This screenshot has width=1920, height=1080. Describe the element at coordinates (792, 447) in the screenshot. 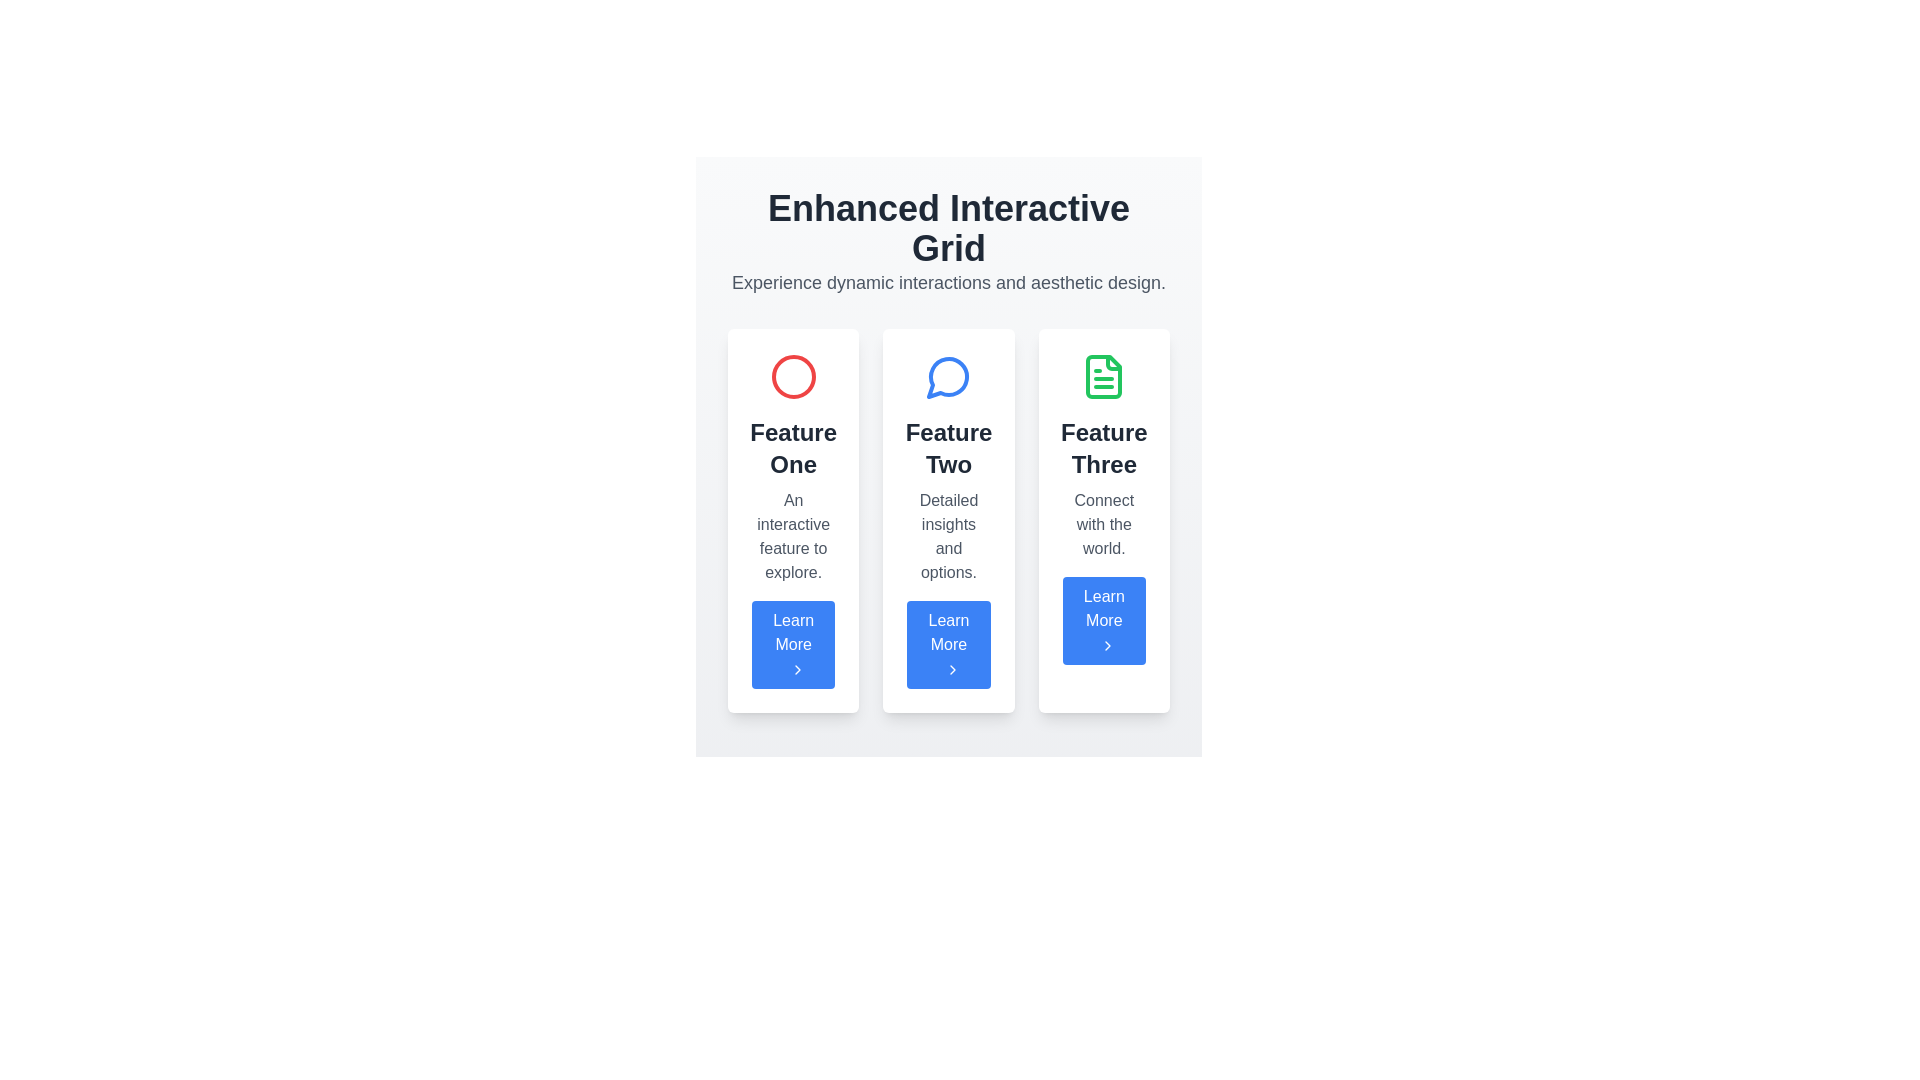

I see `the bold text reading 'Feature One', which is styled prominently as a header within the leftmost card, positioned below a circular icon` at that location.